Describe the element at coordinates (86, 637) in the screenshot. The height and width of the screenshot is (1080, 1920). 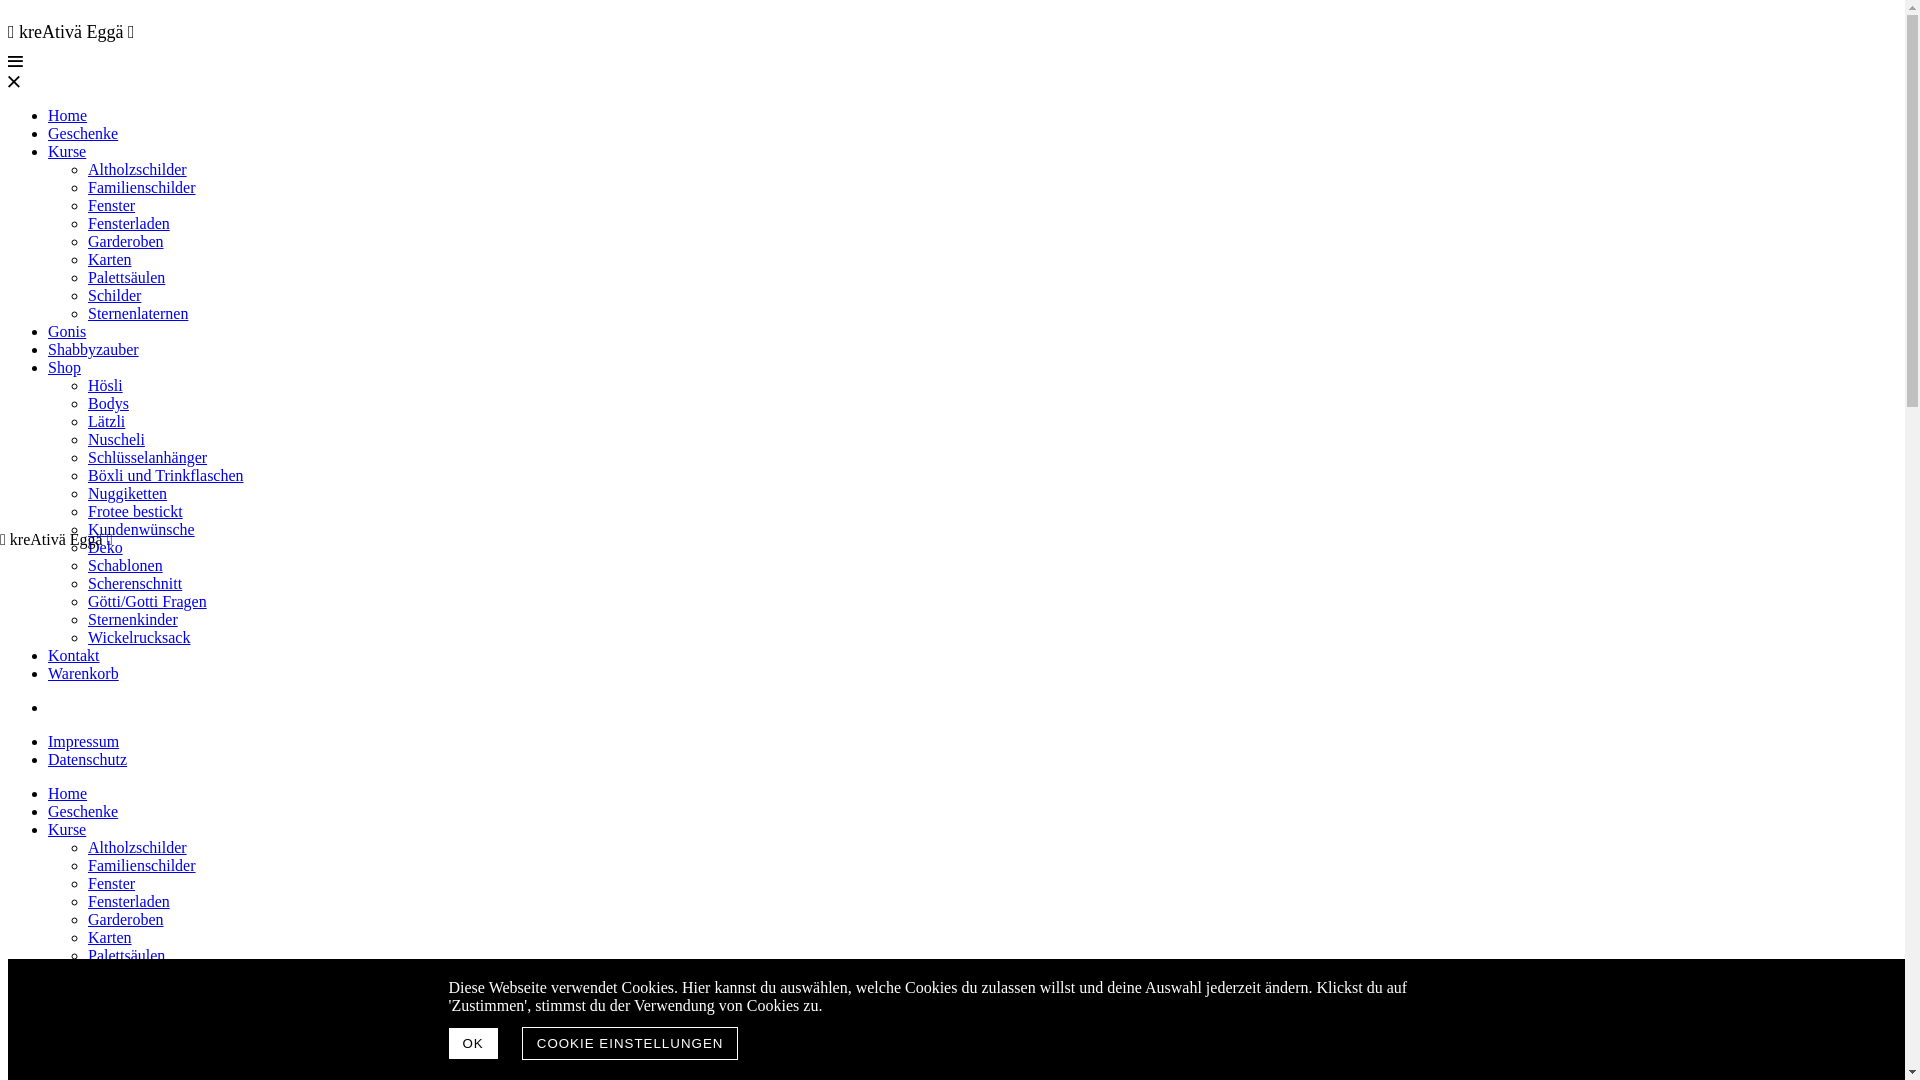
I see `'Wickelrucksack'` at that location.